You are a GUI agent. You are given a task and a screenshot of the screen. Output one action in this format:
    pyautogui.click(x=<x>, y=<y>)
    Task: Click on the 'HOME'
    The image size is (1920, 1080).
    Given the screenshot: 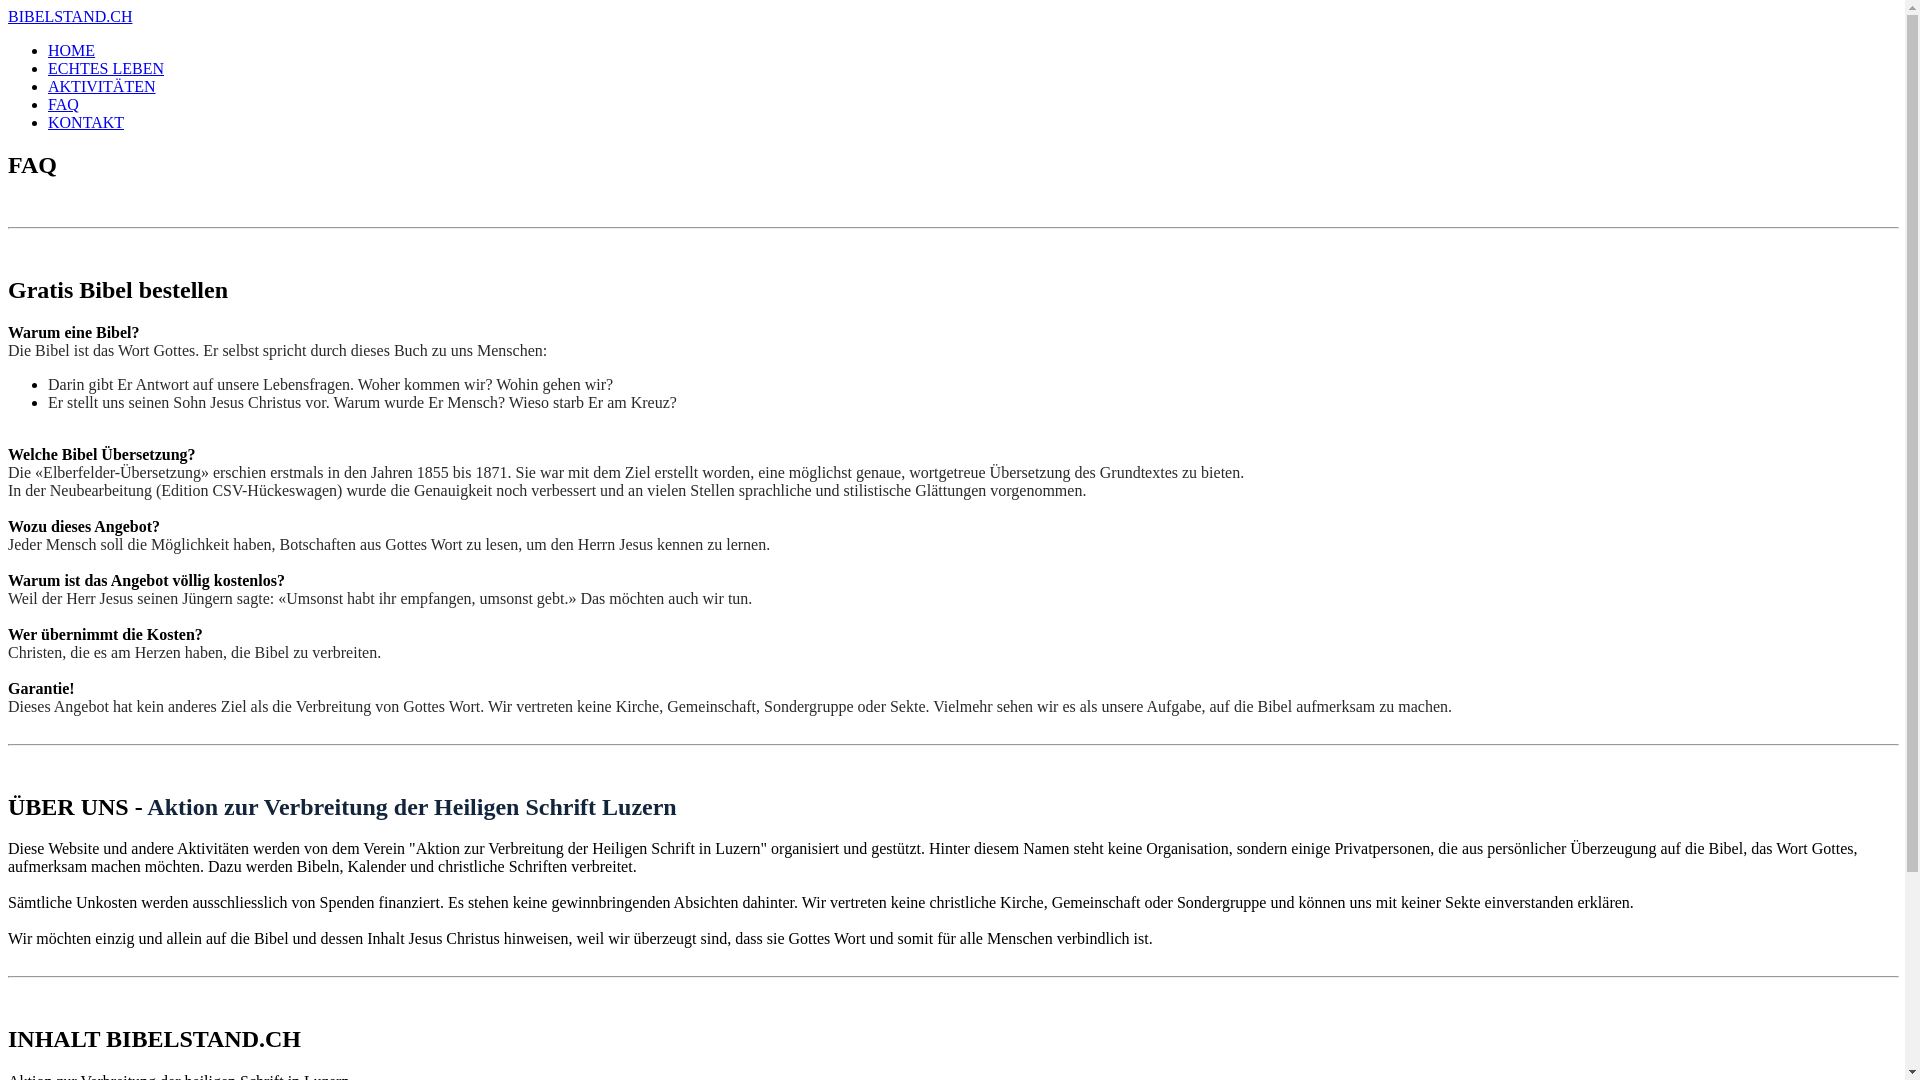 What is the action you would take?
    pyautogui.click(x=48, y=49)
    